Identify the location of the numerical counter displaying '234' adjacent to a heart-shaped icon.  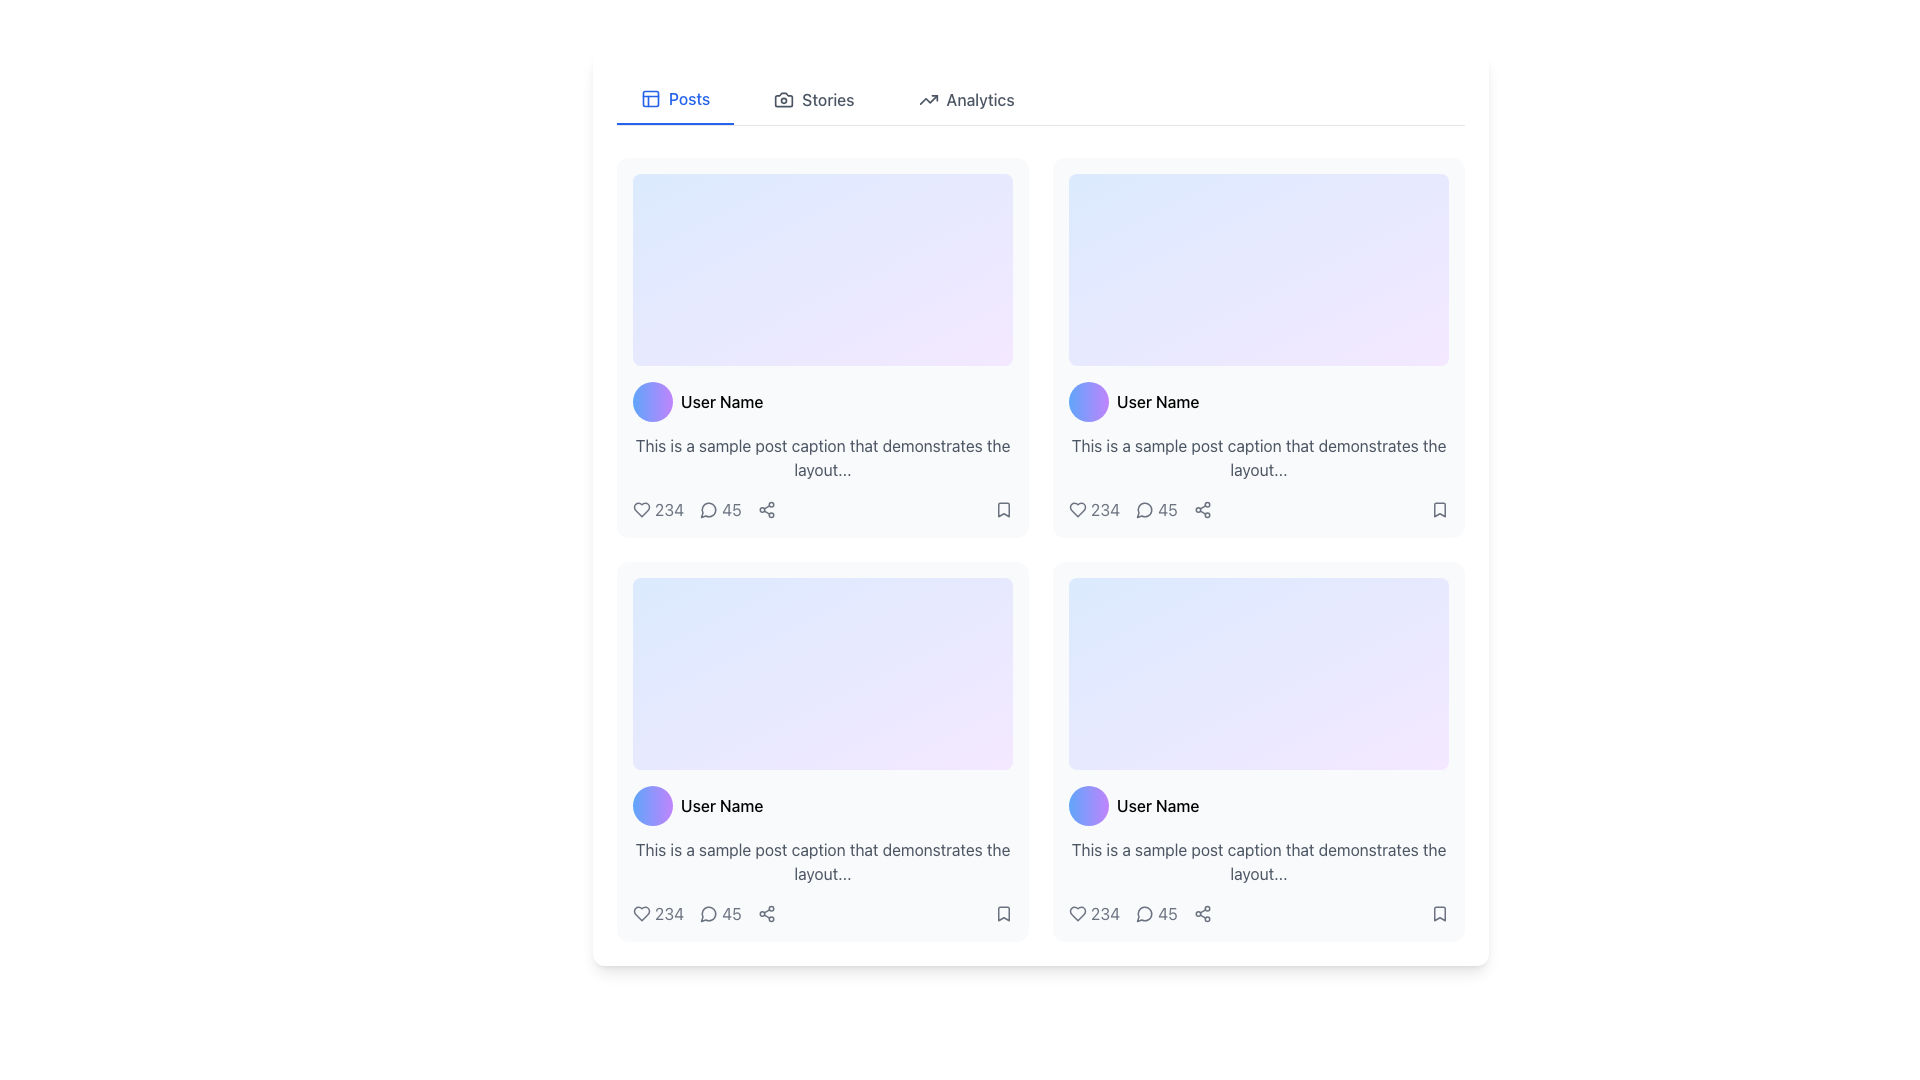
(1093, 914).